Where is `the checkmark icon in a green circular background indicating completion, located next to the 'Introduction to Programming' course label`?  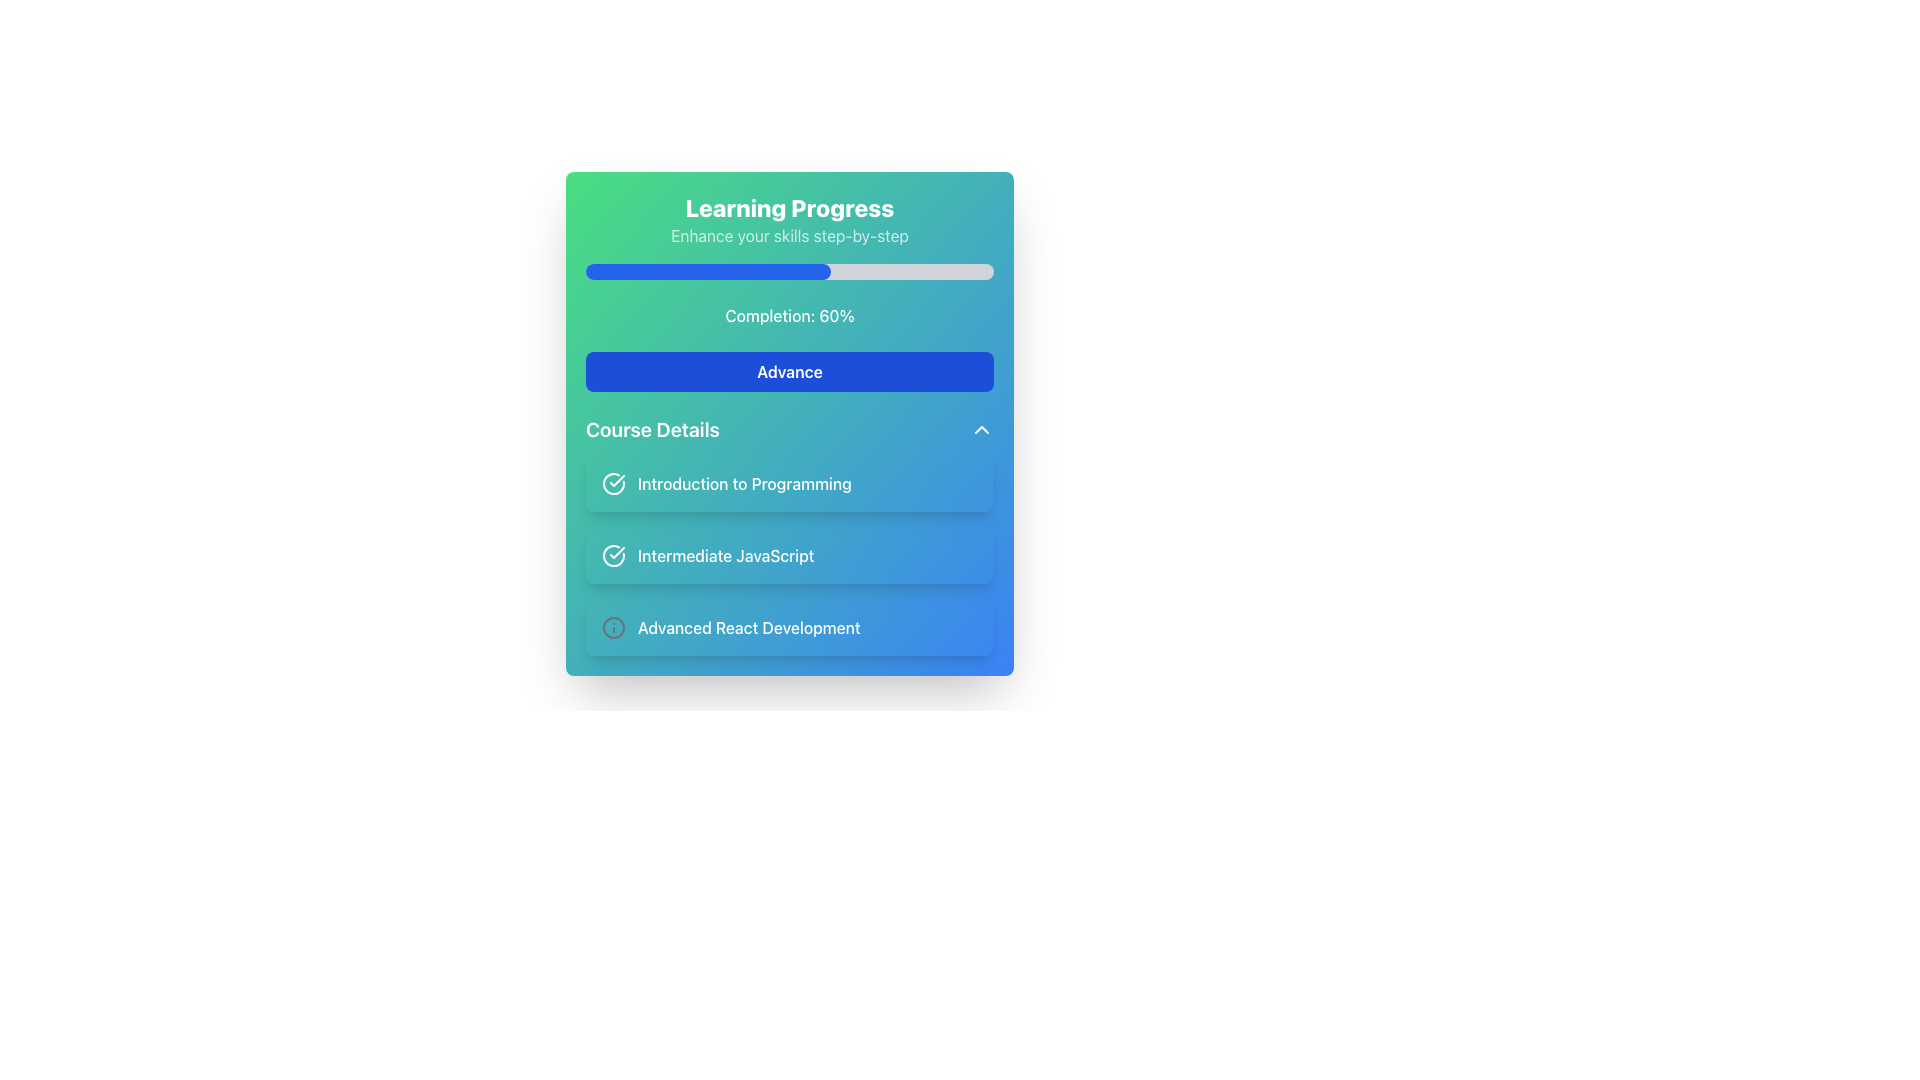 the checkmark icon in a green circular background indicating completion, located next to the 'Introduction to Programming' course label is located at coordinates (616, 552).